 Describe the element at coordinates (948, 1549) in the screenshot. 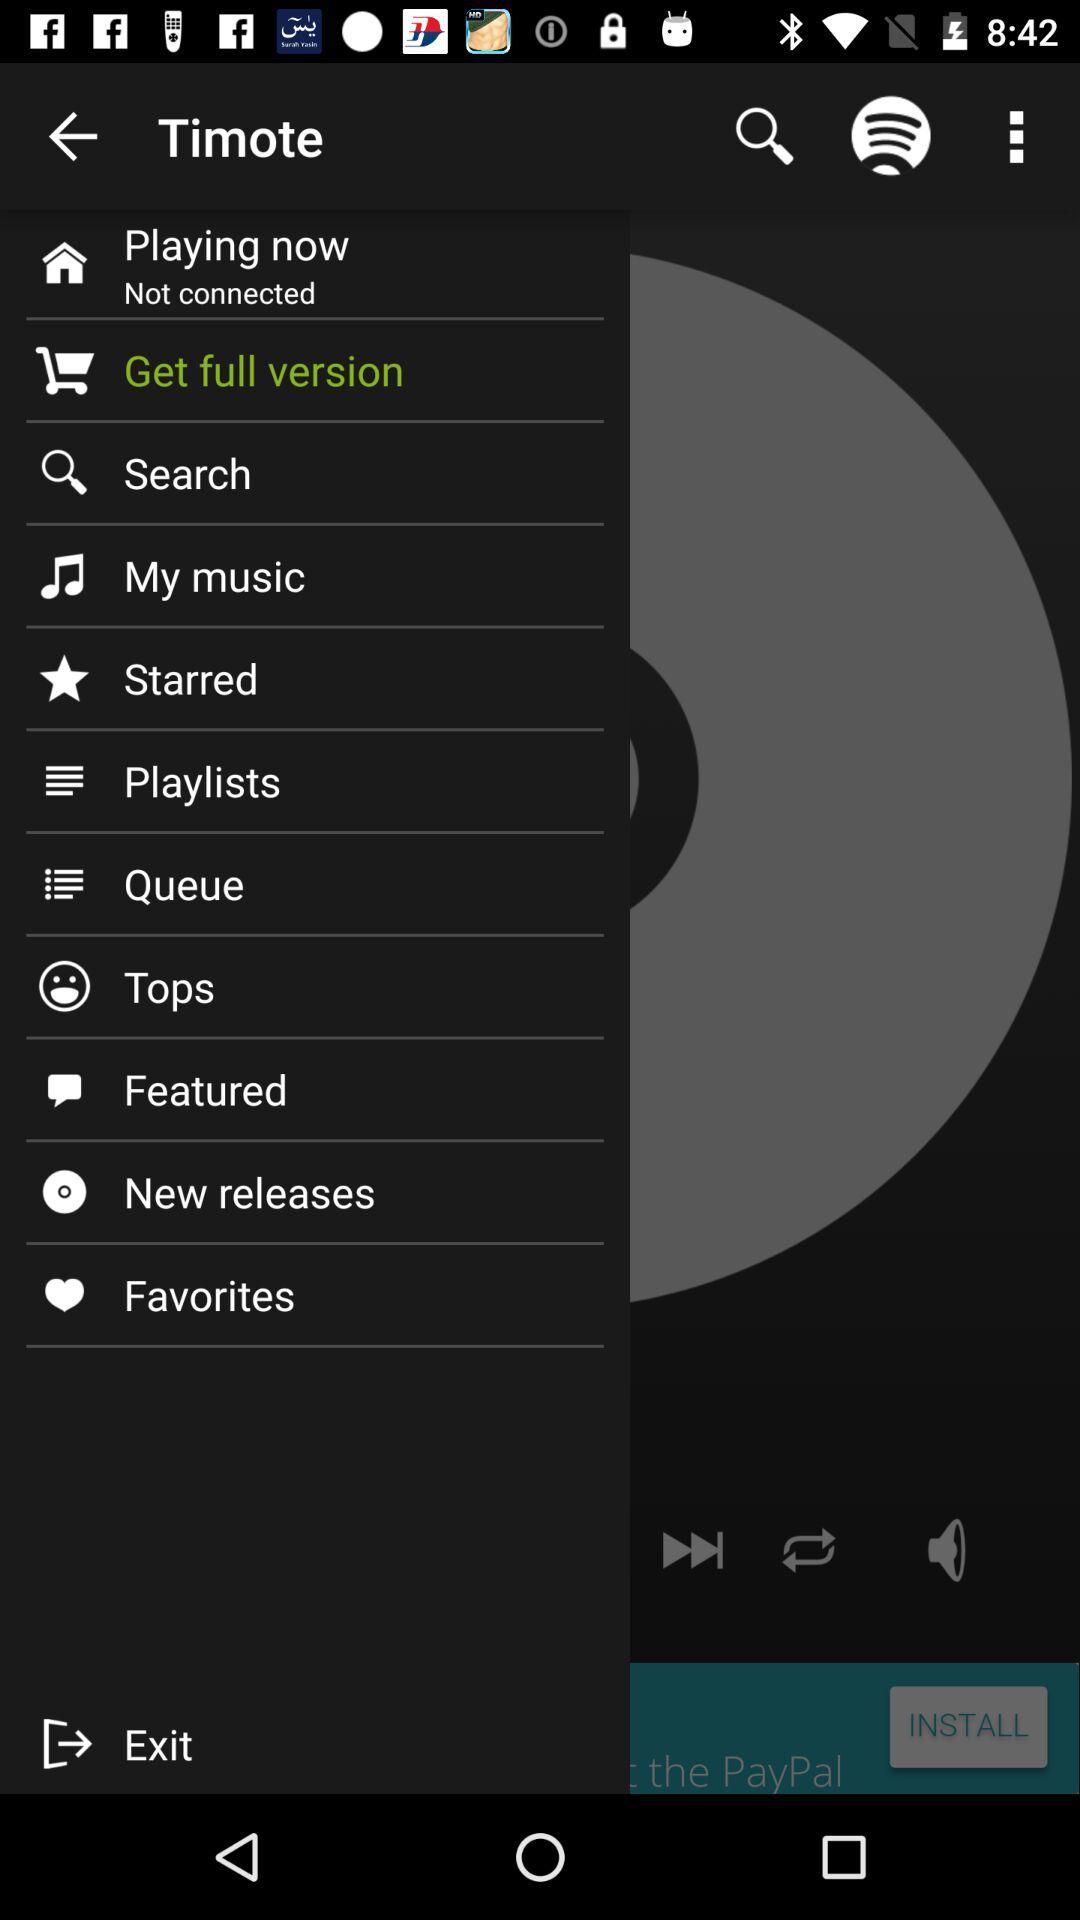

I see `the volume icon` at that location.